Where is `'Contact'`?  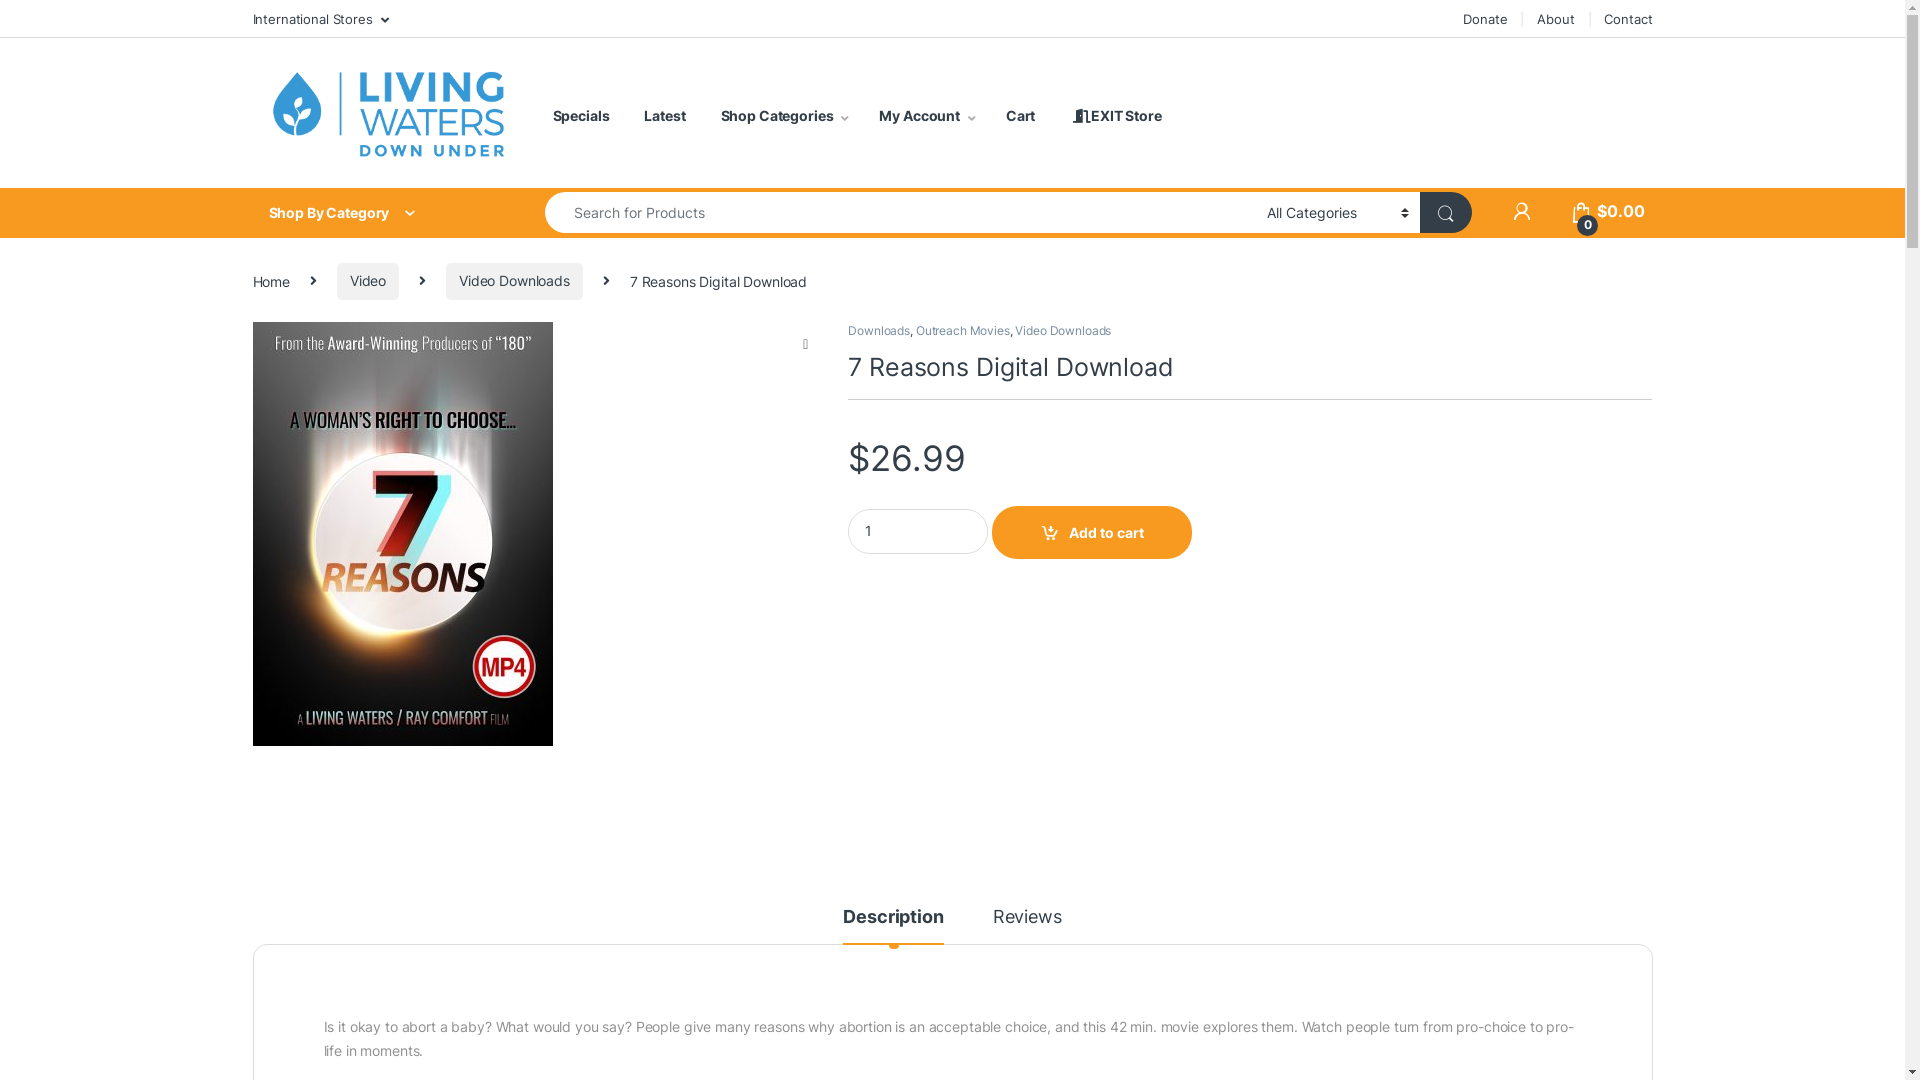 'Contact' is located at coordinates (1627, 18).